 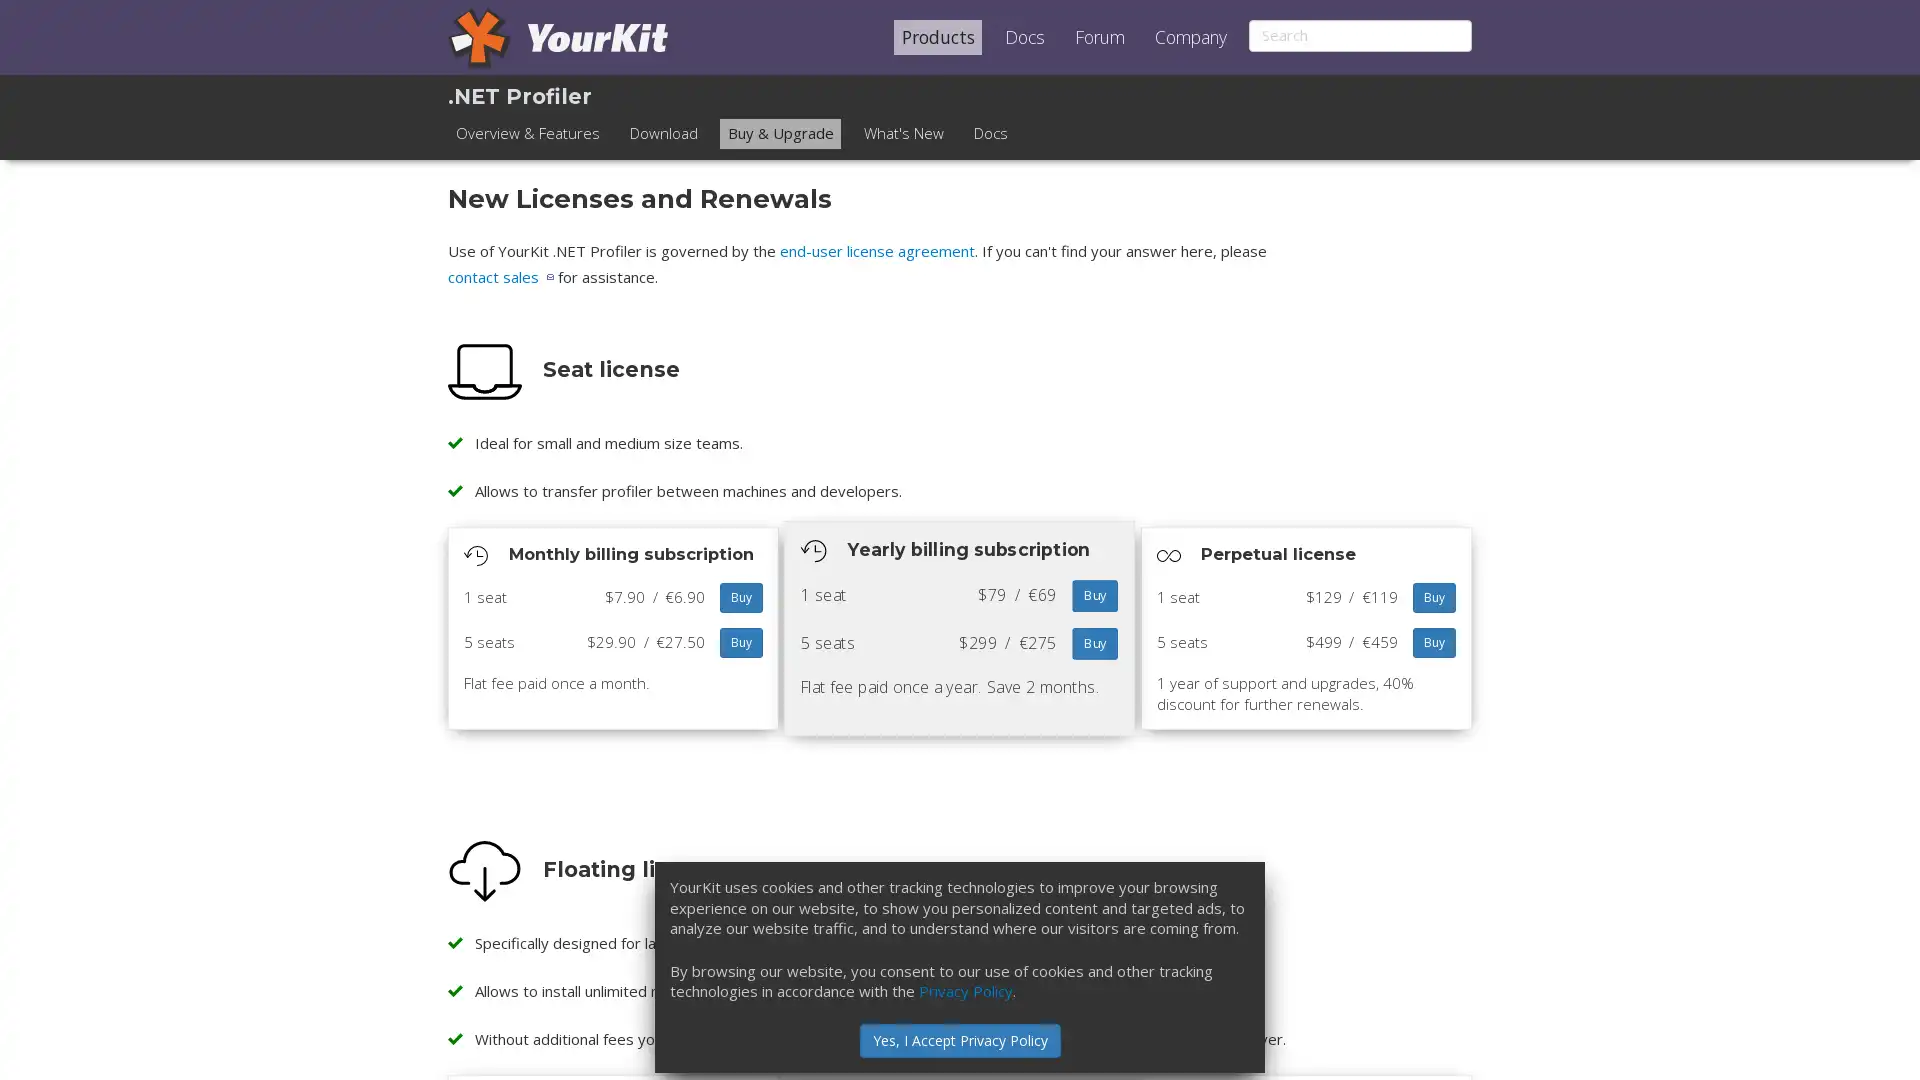 I want to click on Buy, so click(x=1432, y=643).